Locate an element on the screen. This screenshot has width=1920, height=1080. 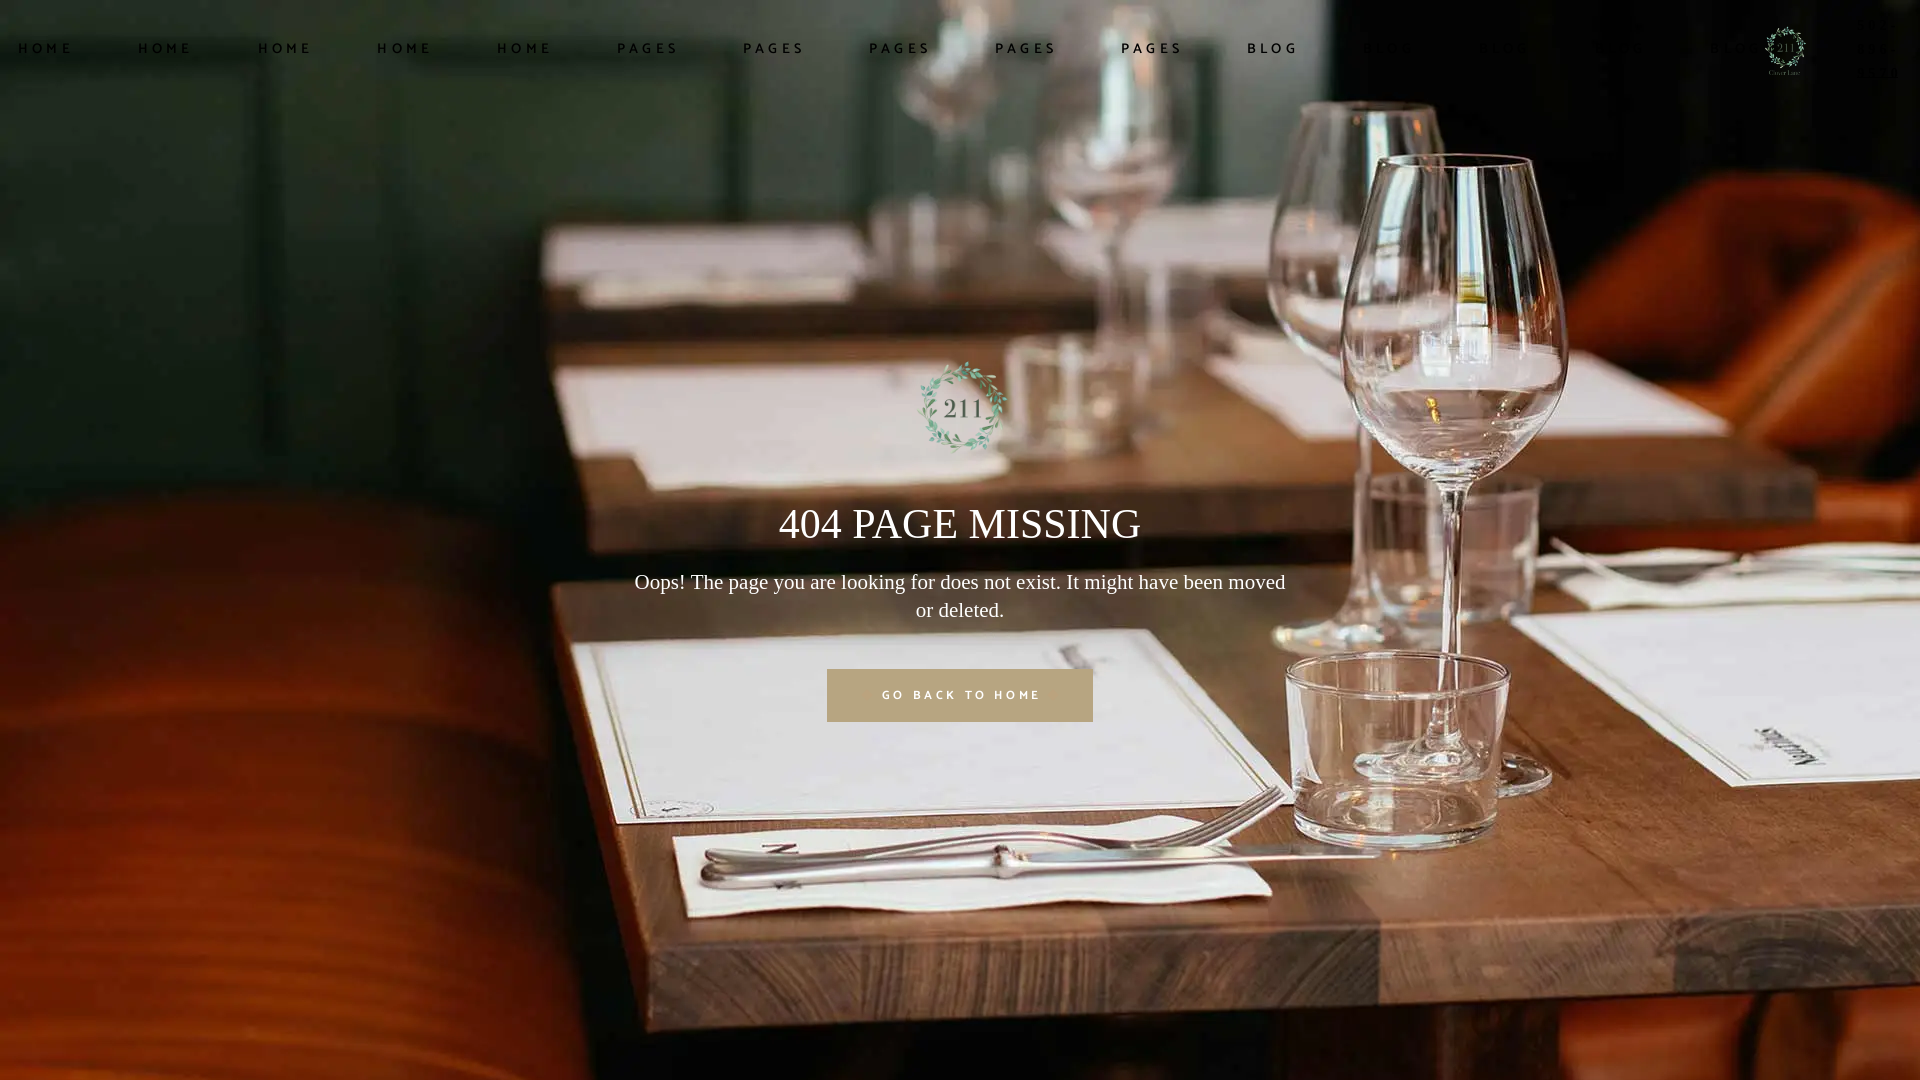
'GO BACK TO HOME' is located at coordinates (826, 693).